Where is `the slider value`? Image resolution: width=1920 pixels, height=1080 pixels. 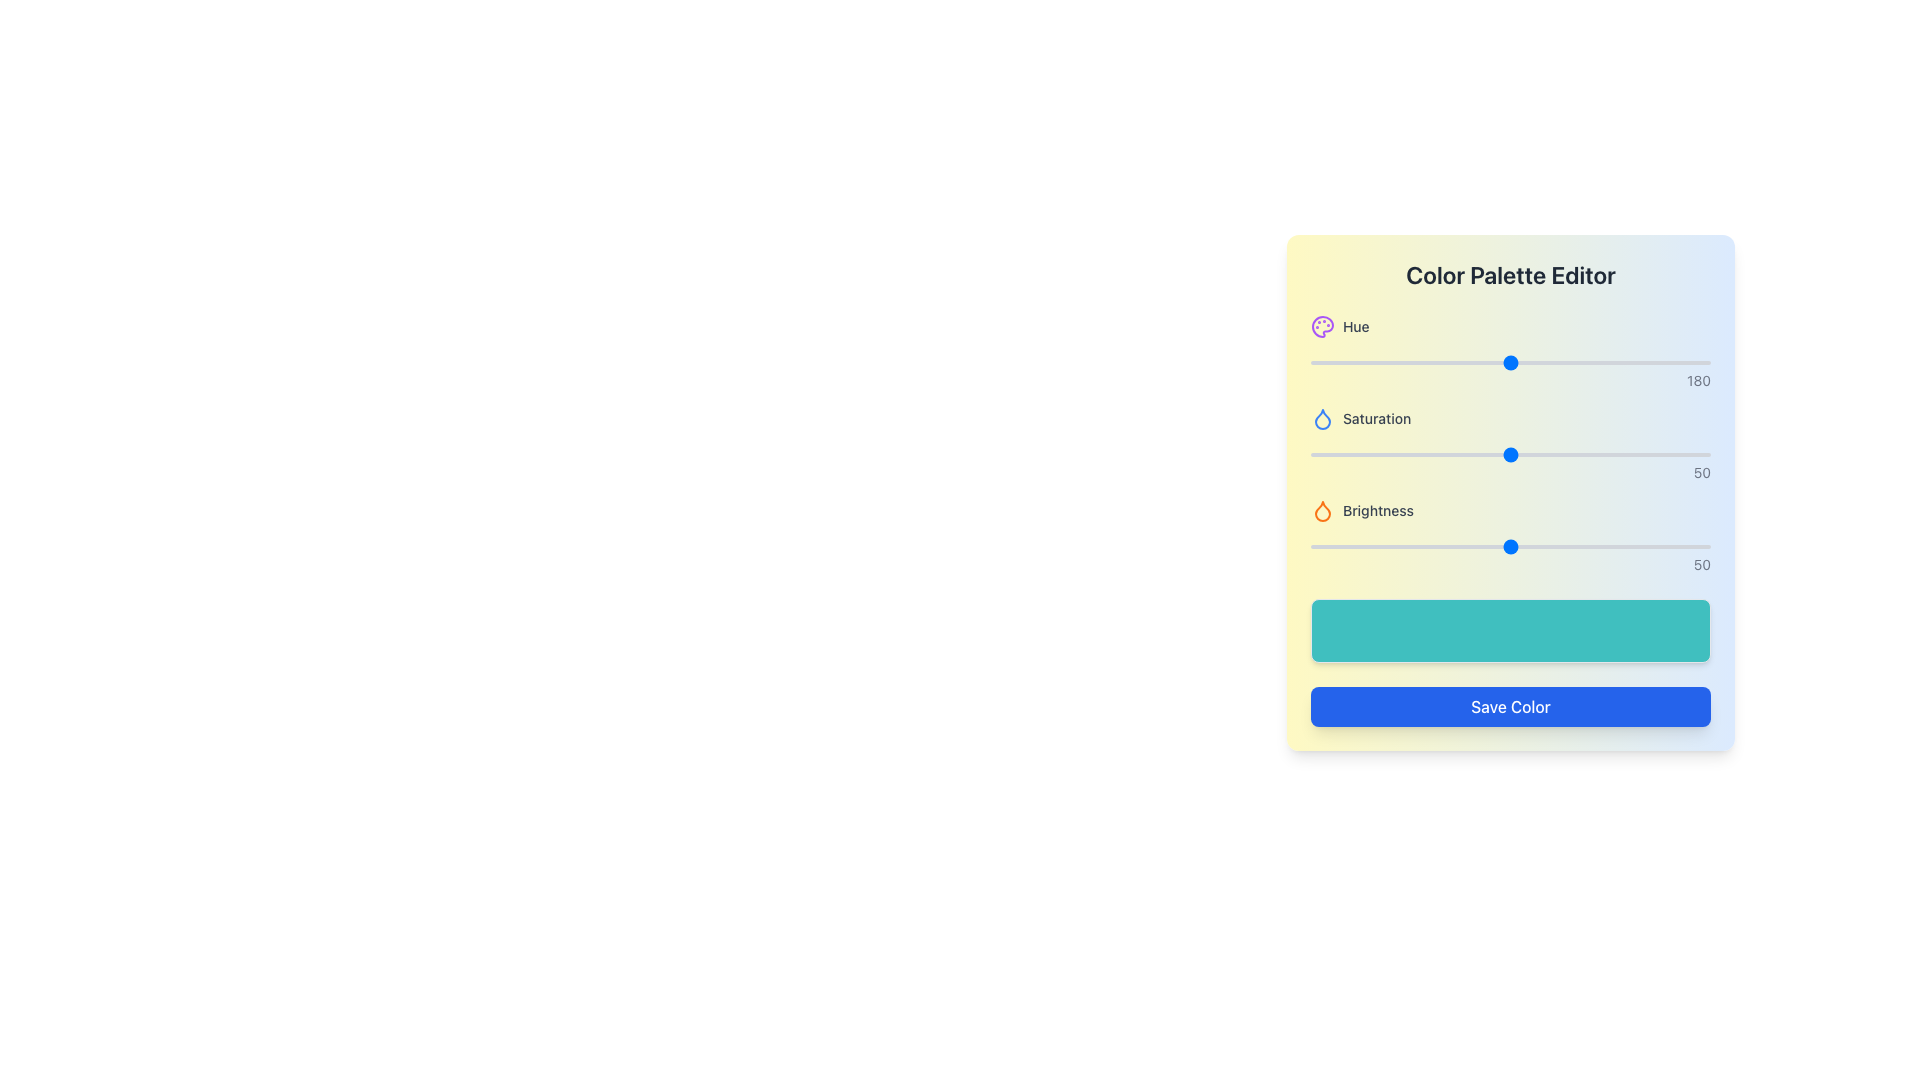 the slider value is located at coordinates (1549, 455).